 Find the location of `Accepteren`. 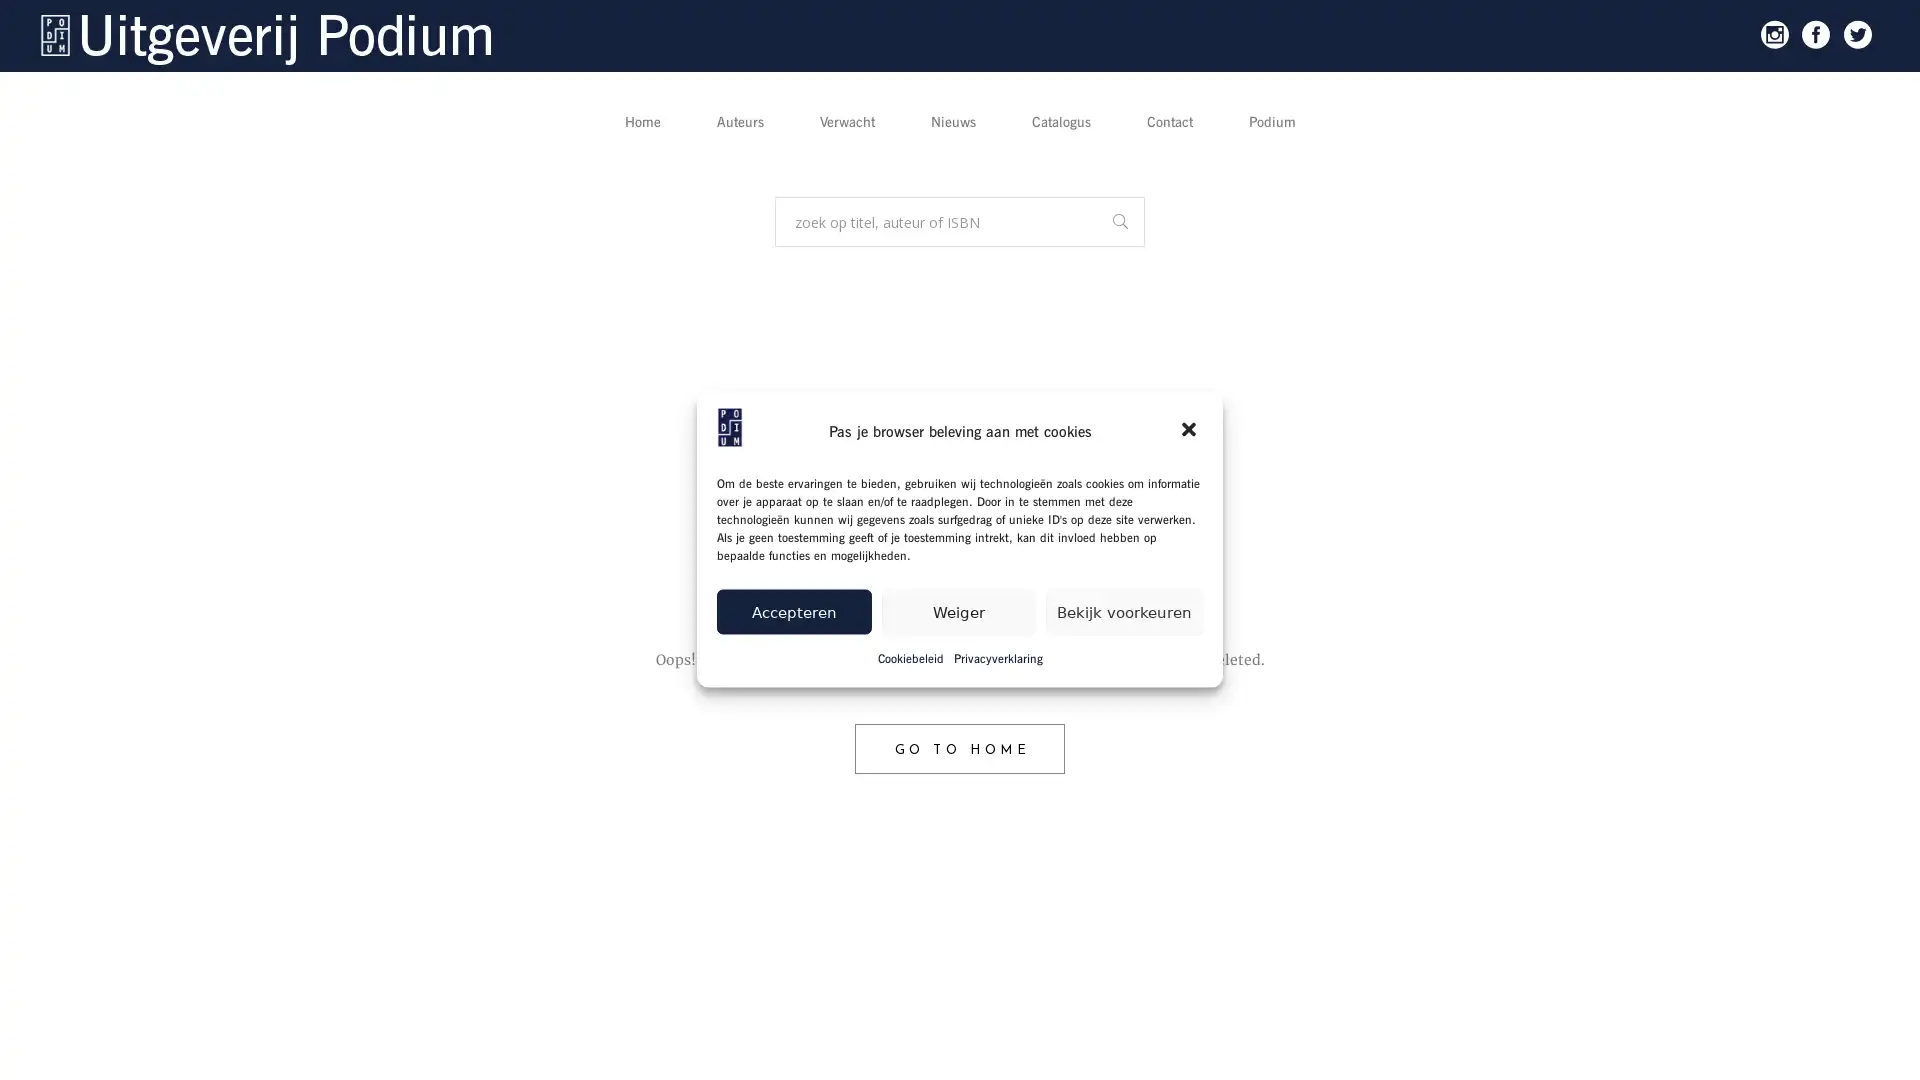

Accepteren is located at coordinates (792, 610).